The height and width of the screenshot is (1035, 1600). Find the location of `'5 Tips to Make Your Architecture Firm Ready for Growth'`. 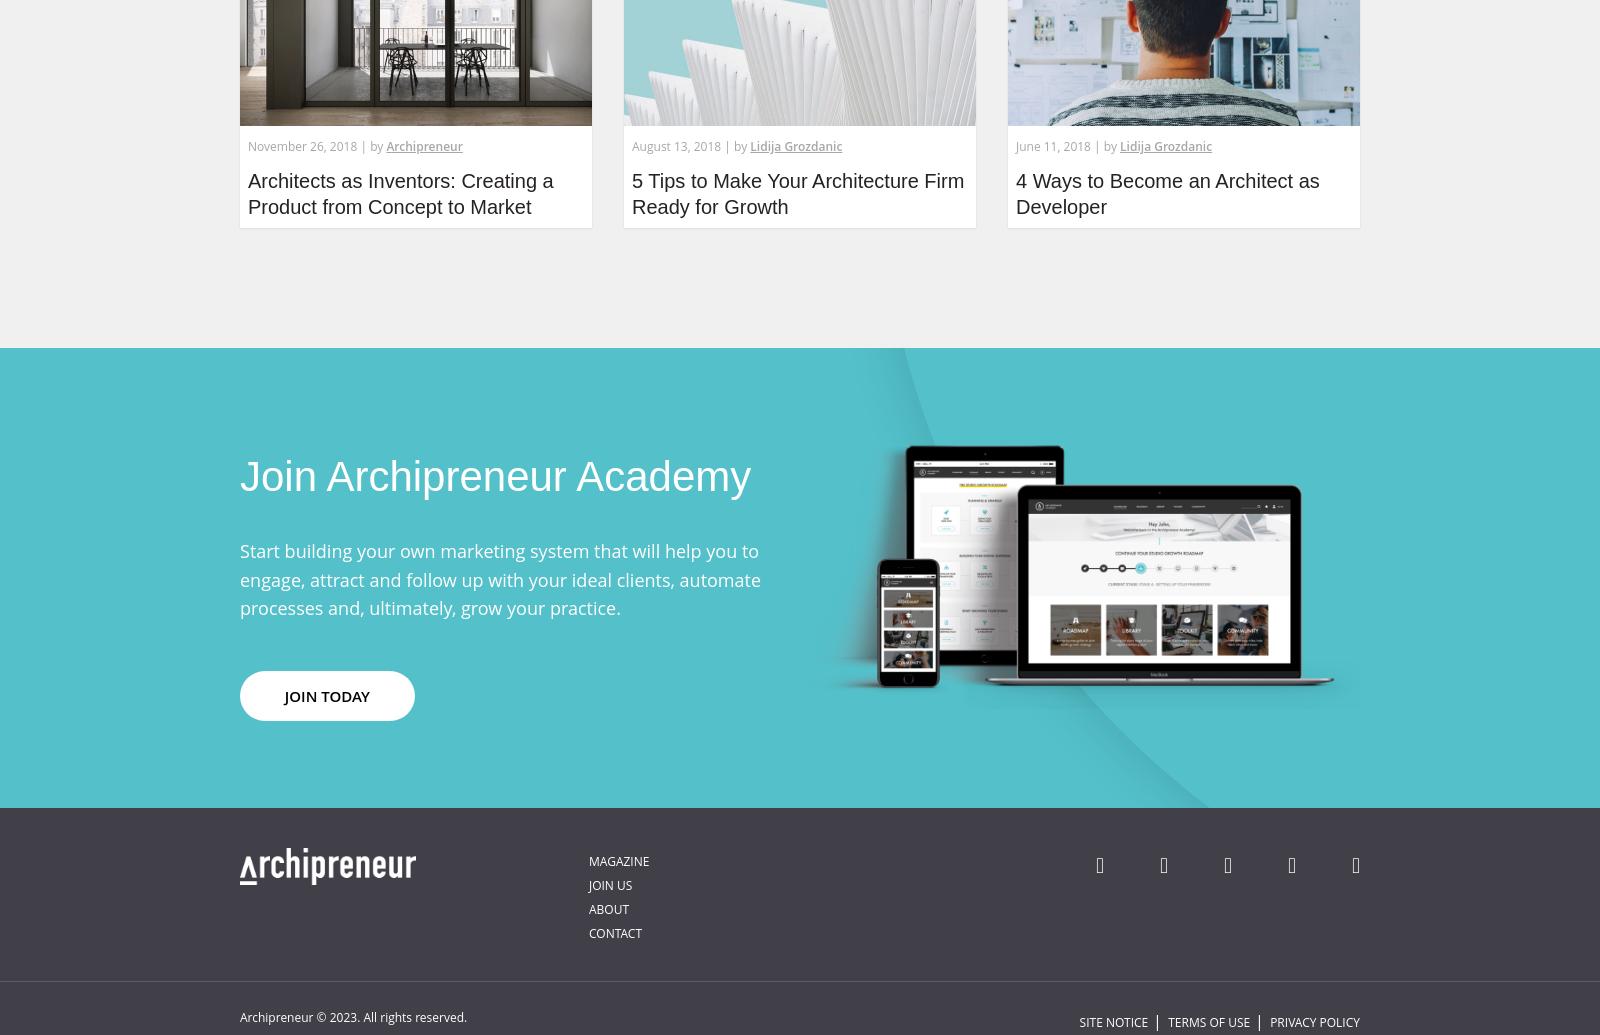

'5 Tips to Make Your Architecture Firm Ready for Growth' is located at coordinates (631, 193).